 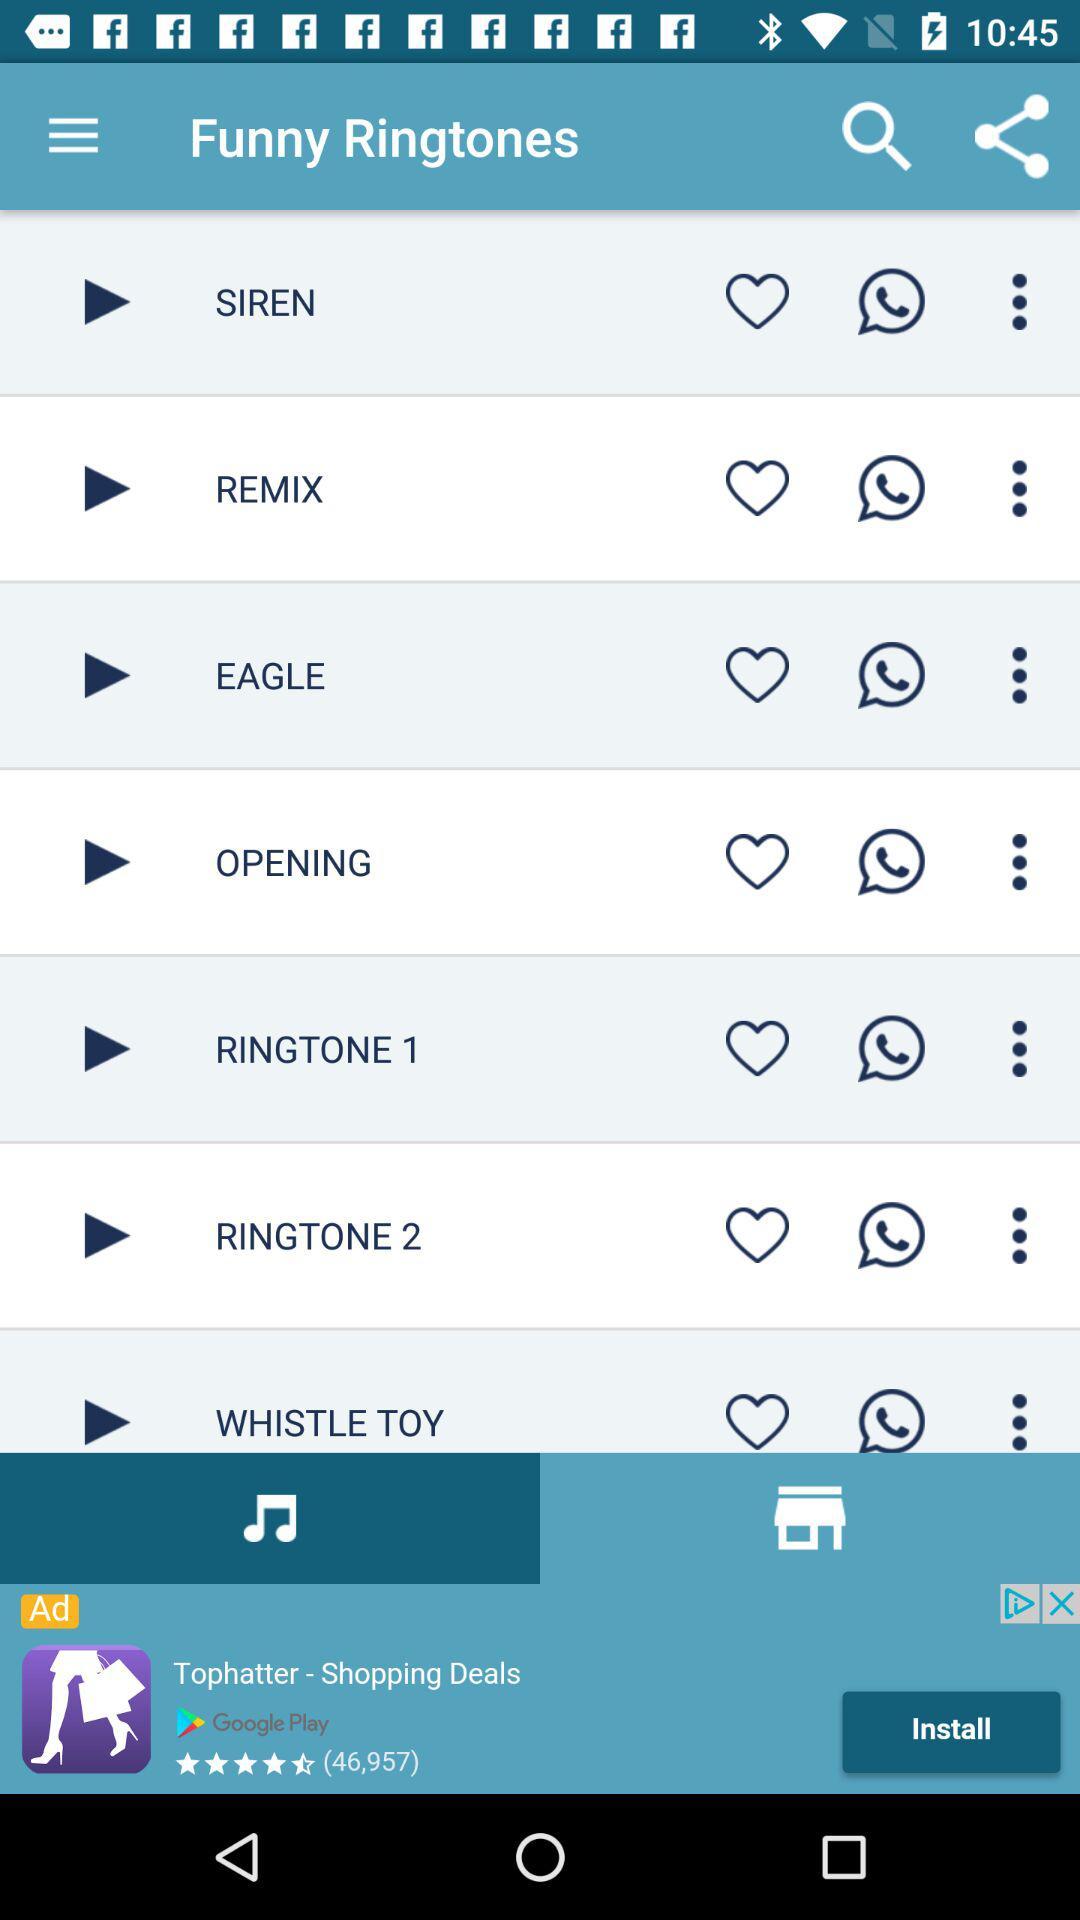 What do you see at coordinates (107, 1390) in the screenshot?
I see `ringstones page` at bounding box center [107, 1390].